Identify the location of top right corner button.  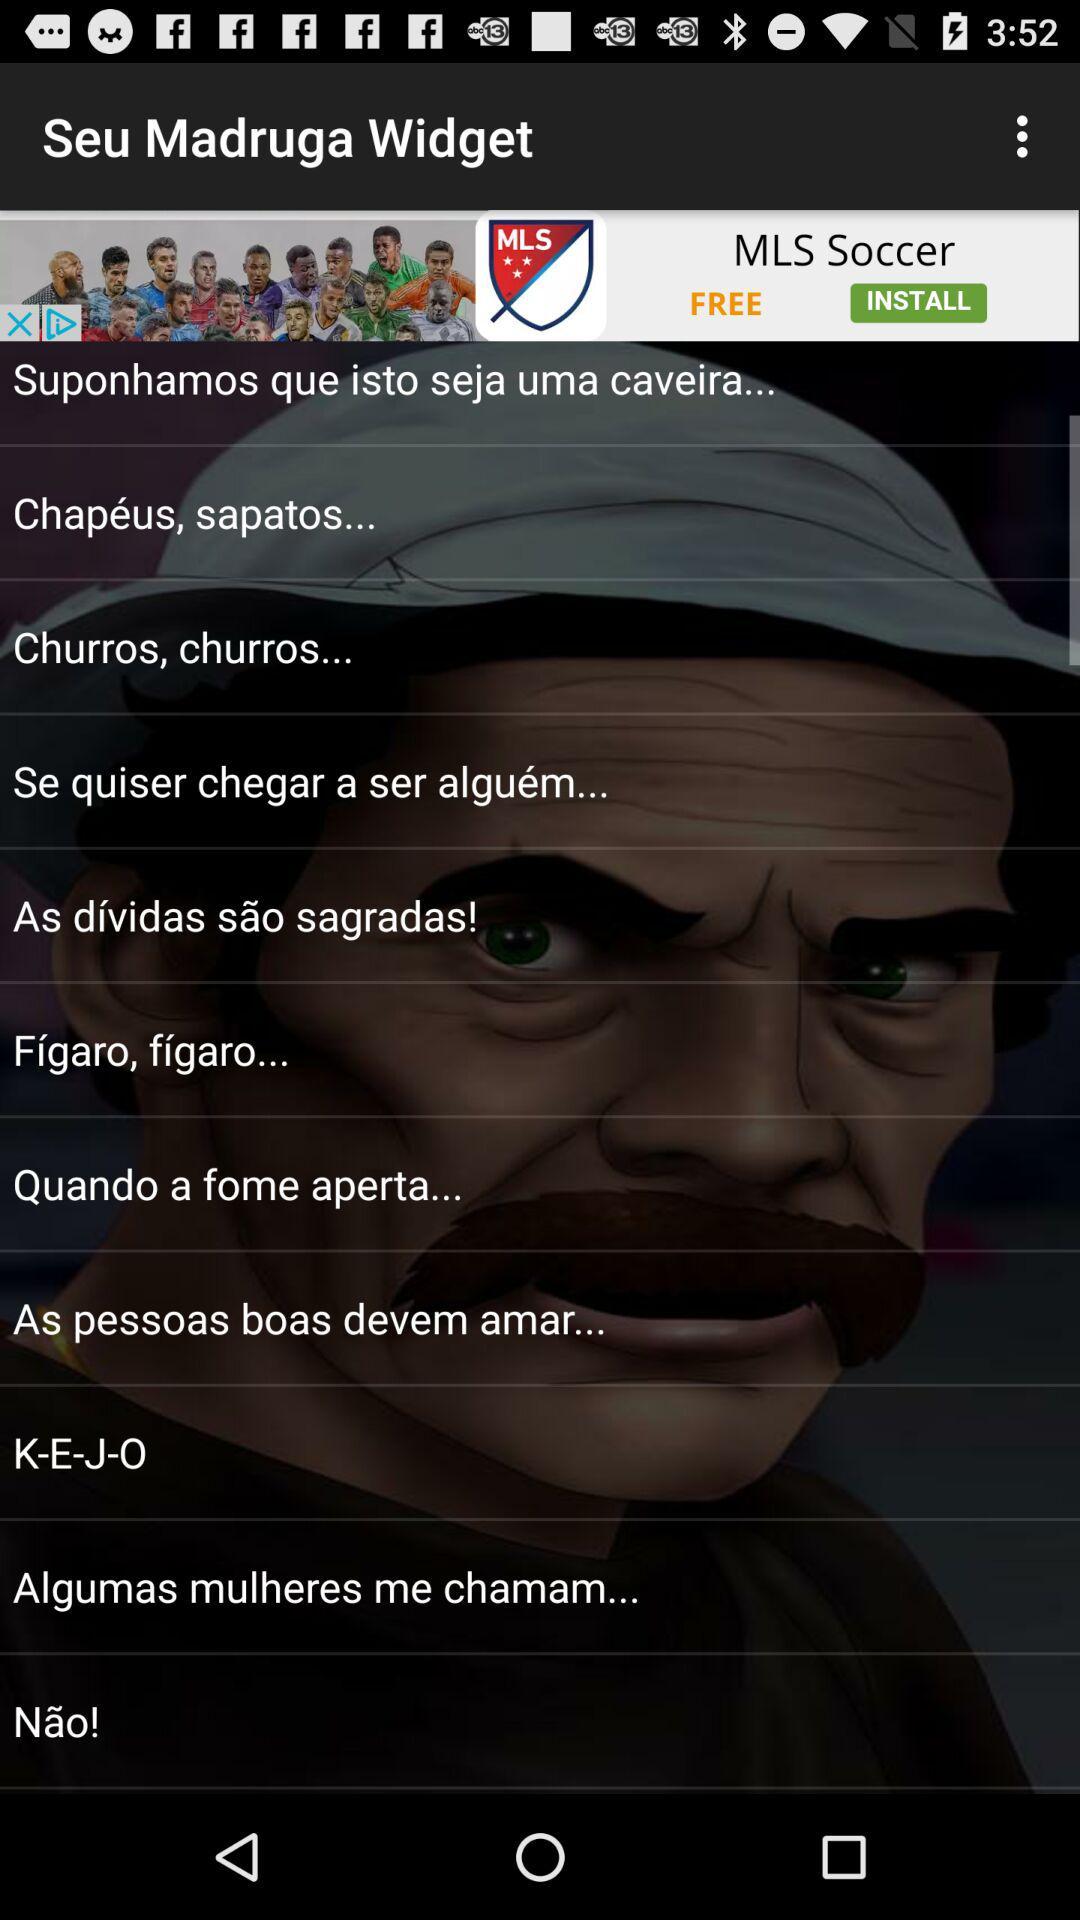
(1027, 136).